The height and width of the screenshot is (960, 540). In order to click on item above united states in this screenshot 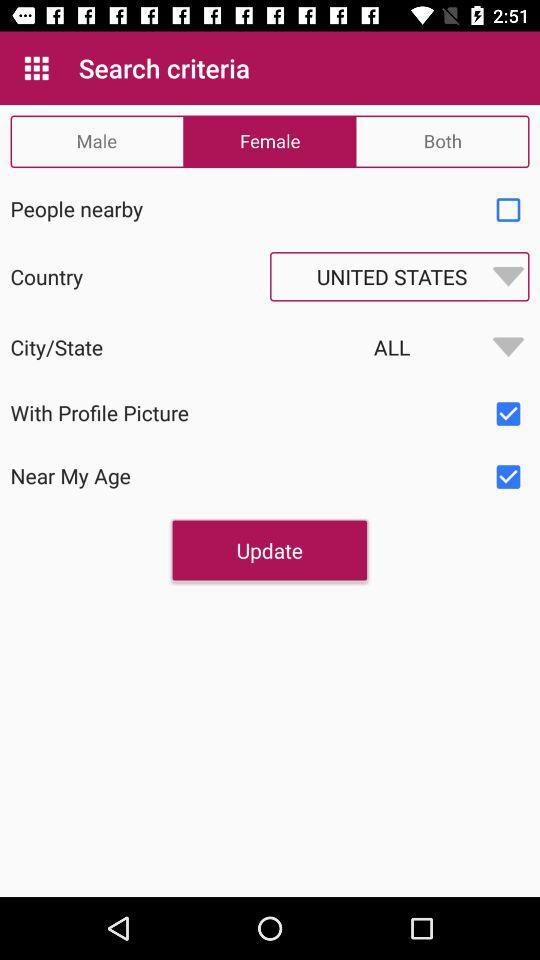, I will do `click(508, 210)`.